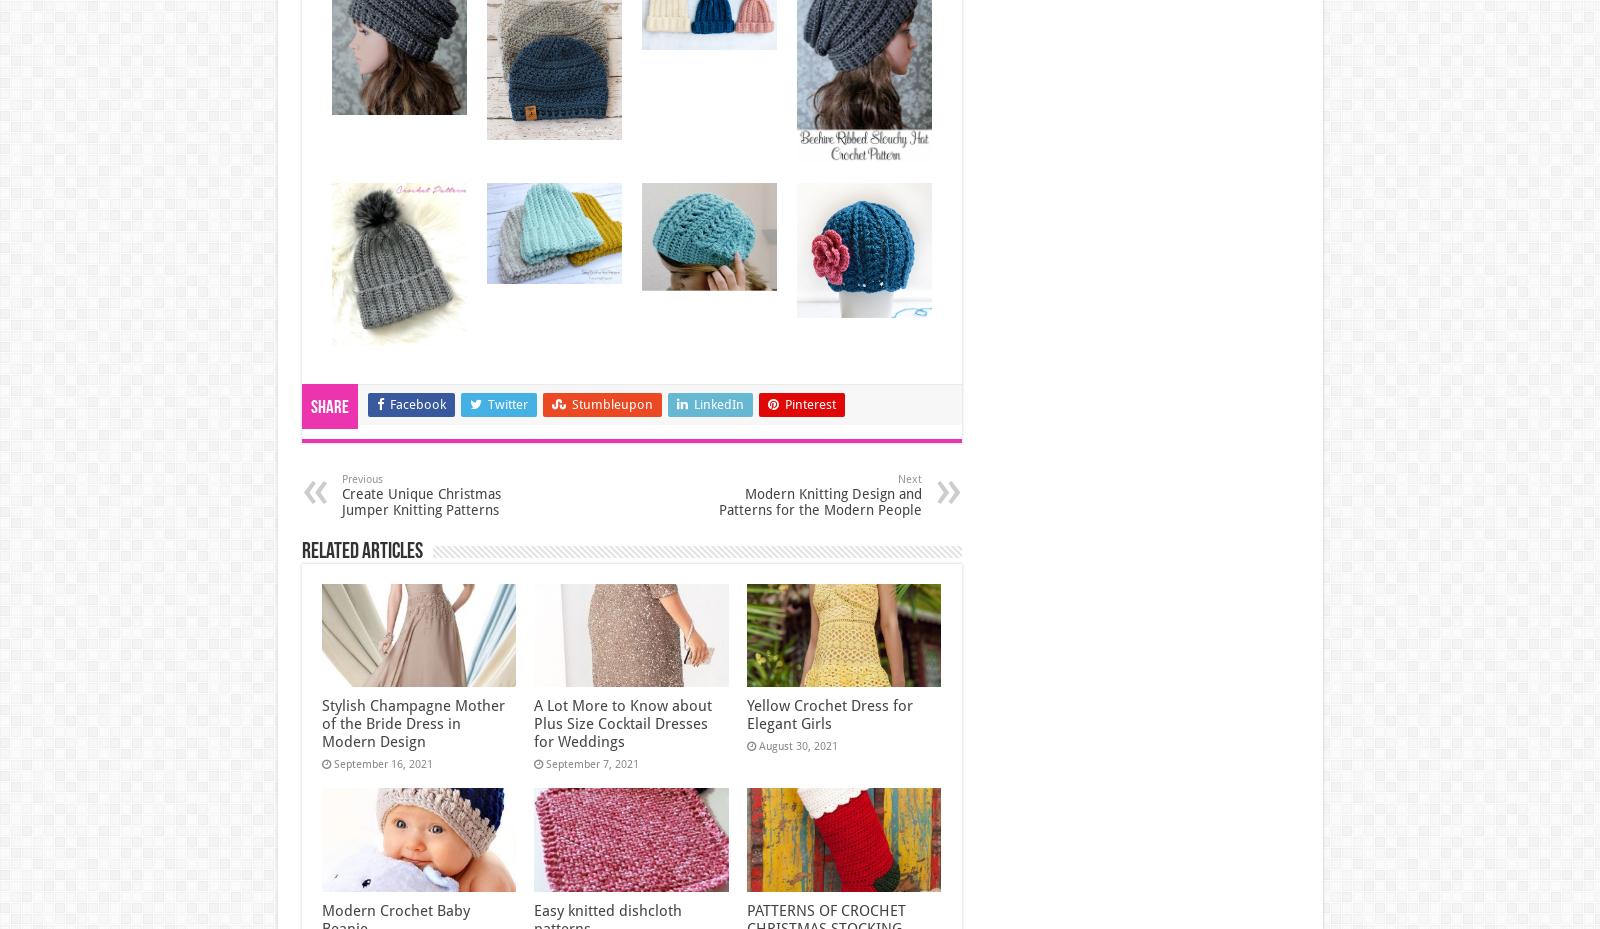  What do you see at coordinates (382, 763) in the screenshot?
I see `'September 16, 2021'` at bounding box center [382, 763].